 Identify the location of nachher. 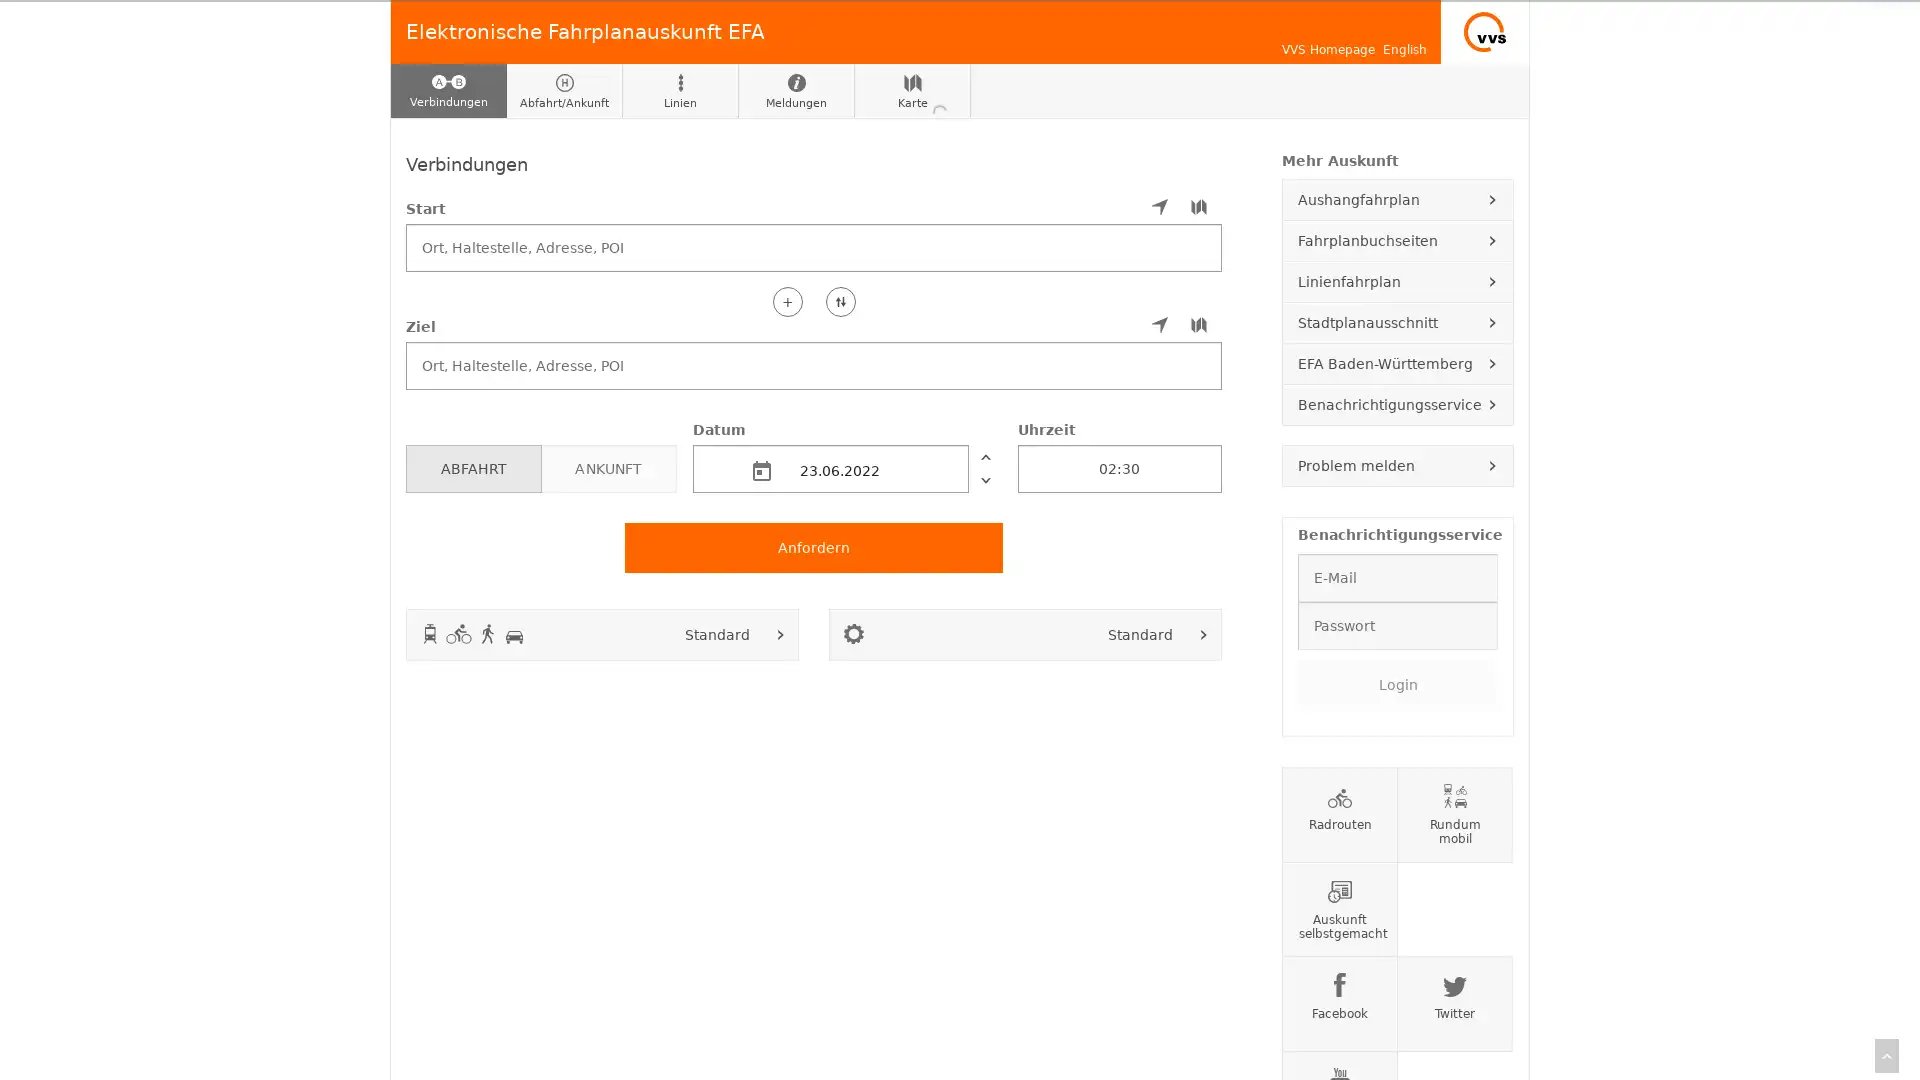
(984, 479).